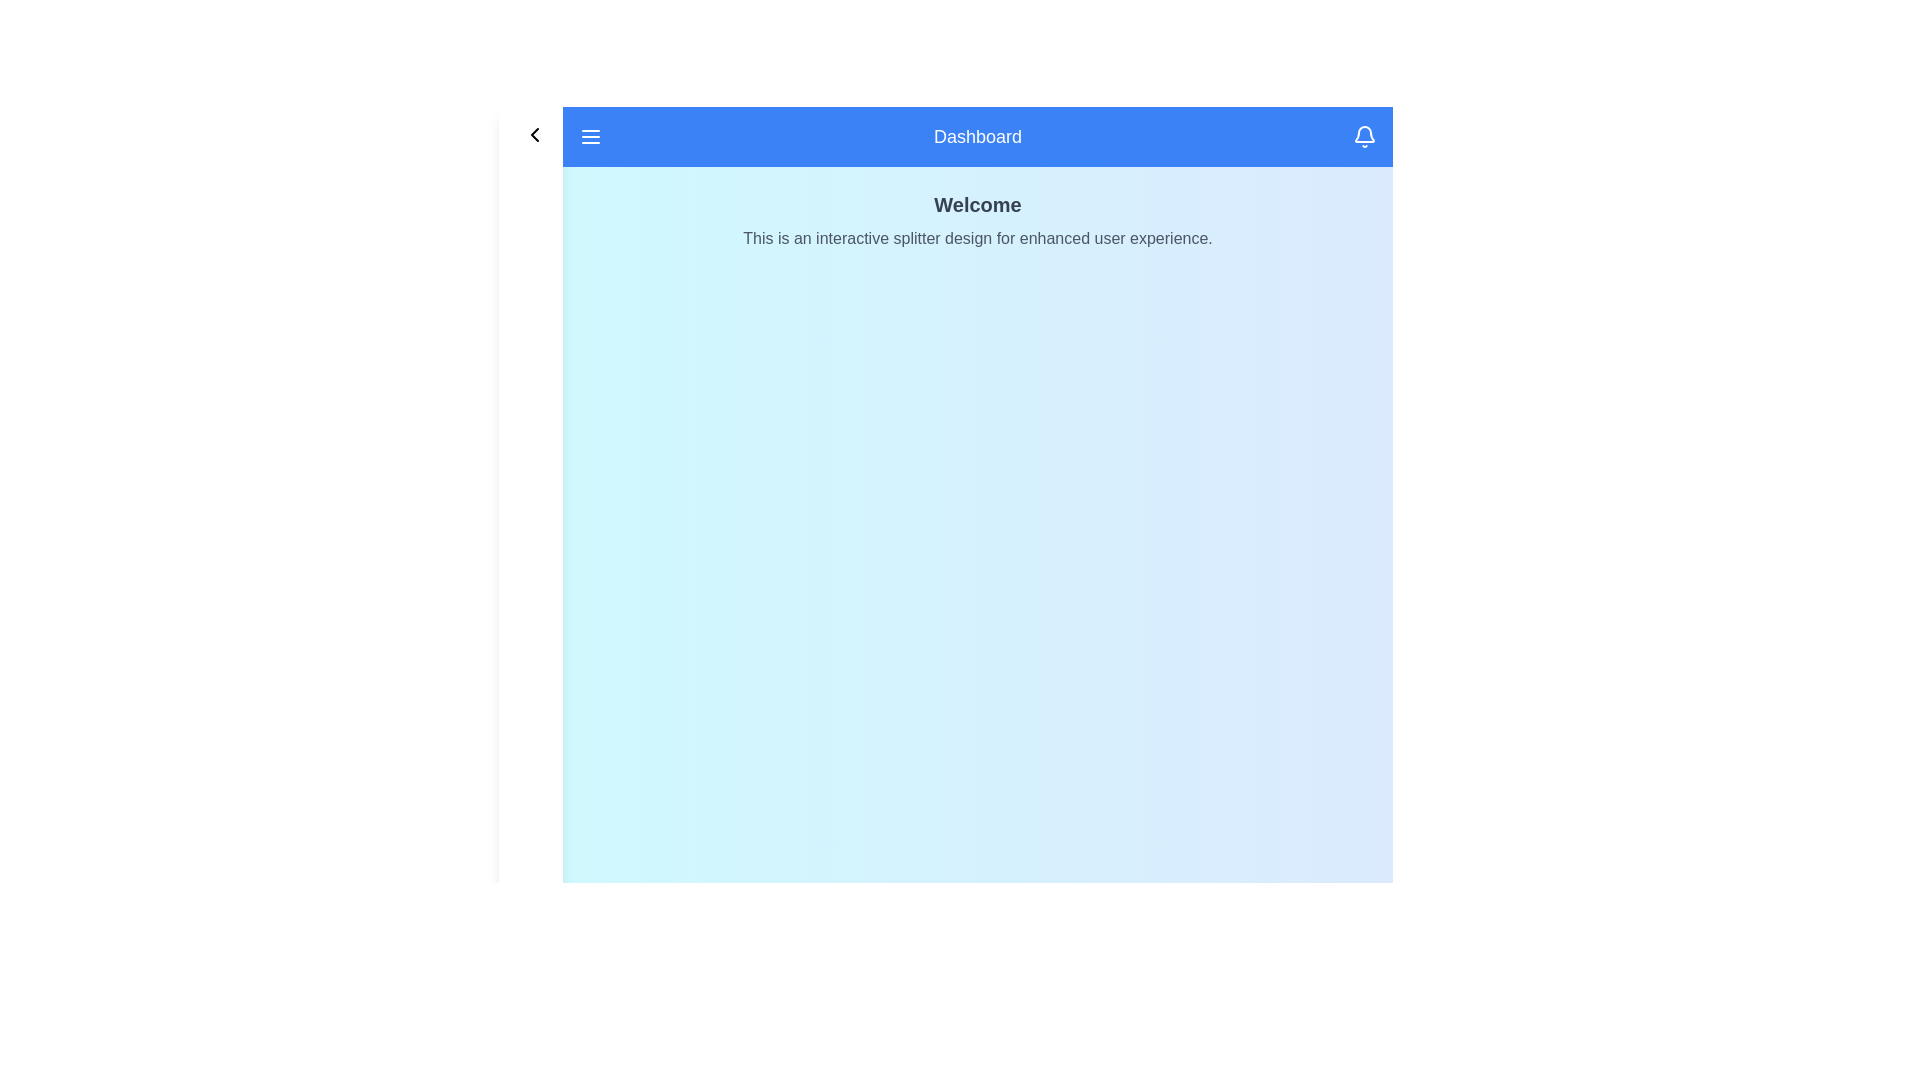 The height and width of the screenshot is (1080, 1920). What do you see at coordinates (978, 136) in the screenshot?
I see `the top navigation bar with a blue background and 'Dashboard' text centered` at bounding box center [978, 136].